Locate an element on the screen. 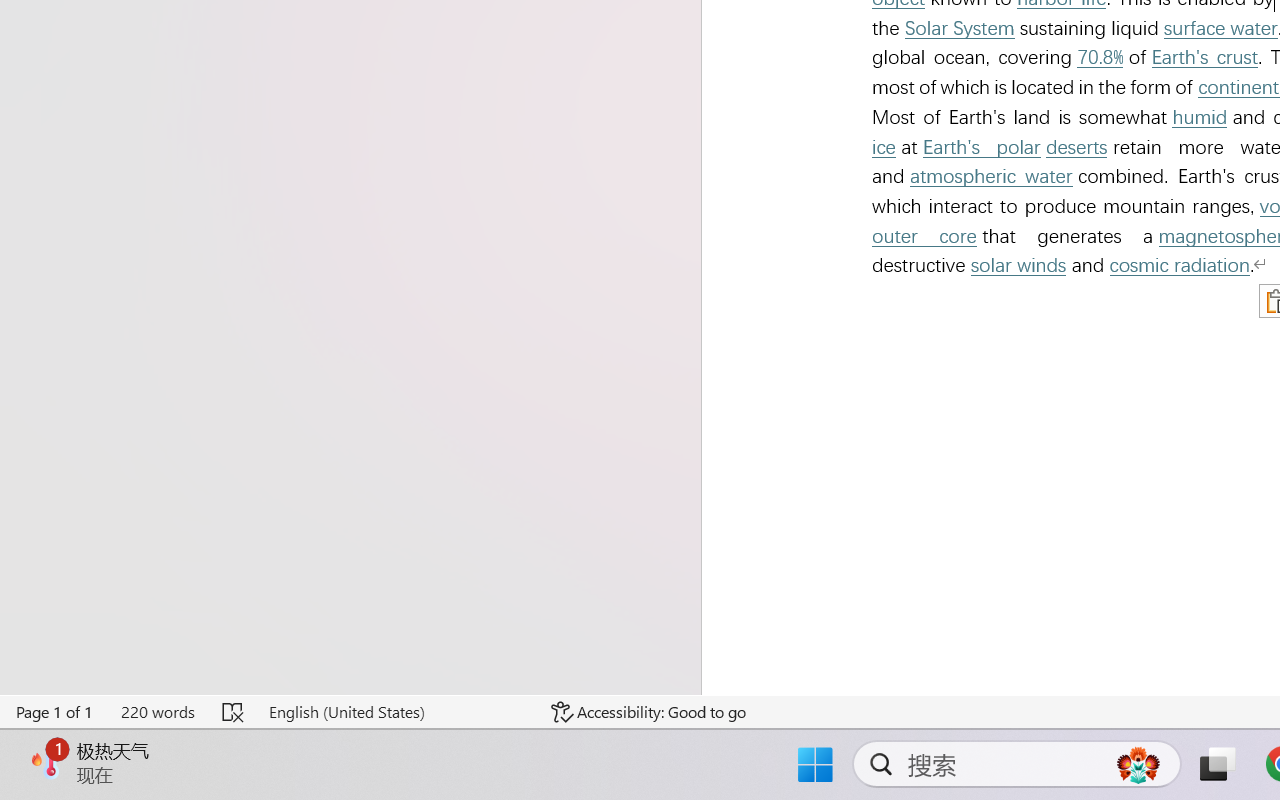 The width and height of the screenshot is (1280, 800). 'atmospheric water' is located at coordinates (991, 175).